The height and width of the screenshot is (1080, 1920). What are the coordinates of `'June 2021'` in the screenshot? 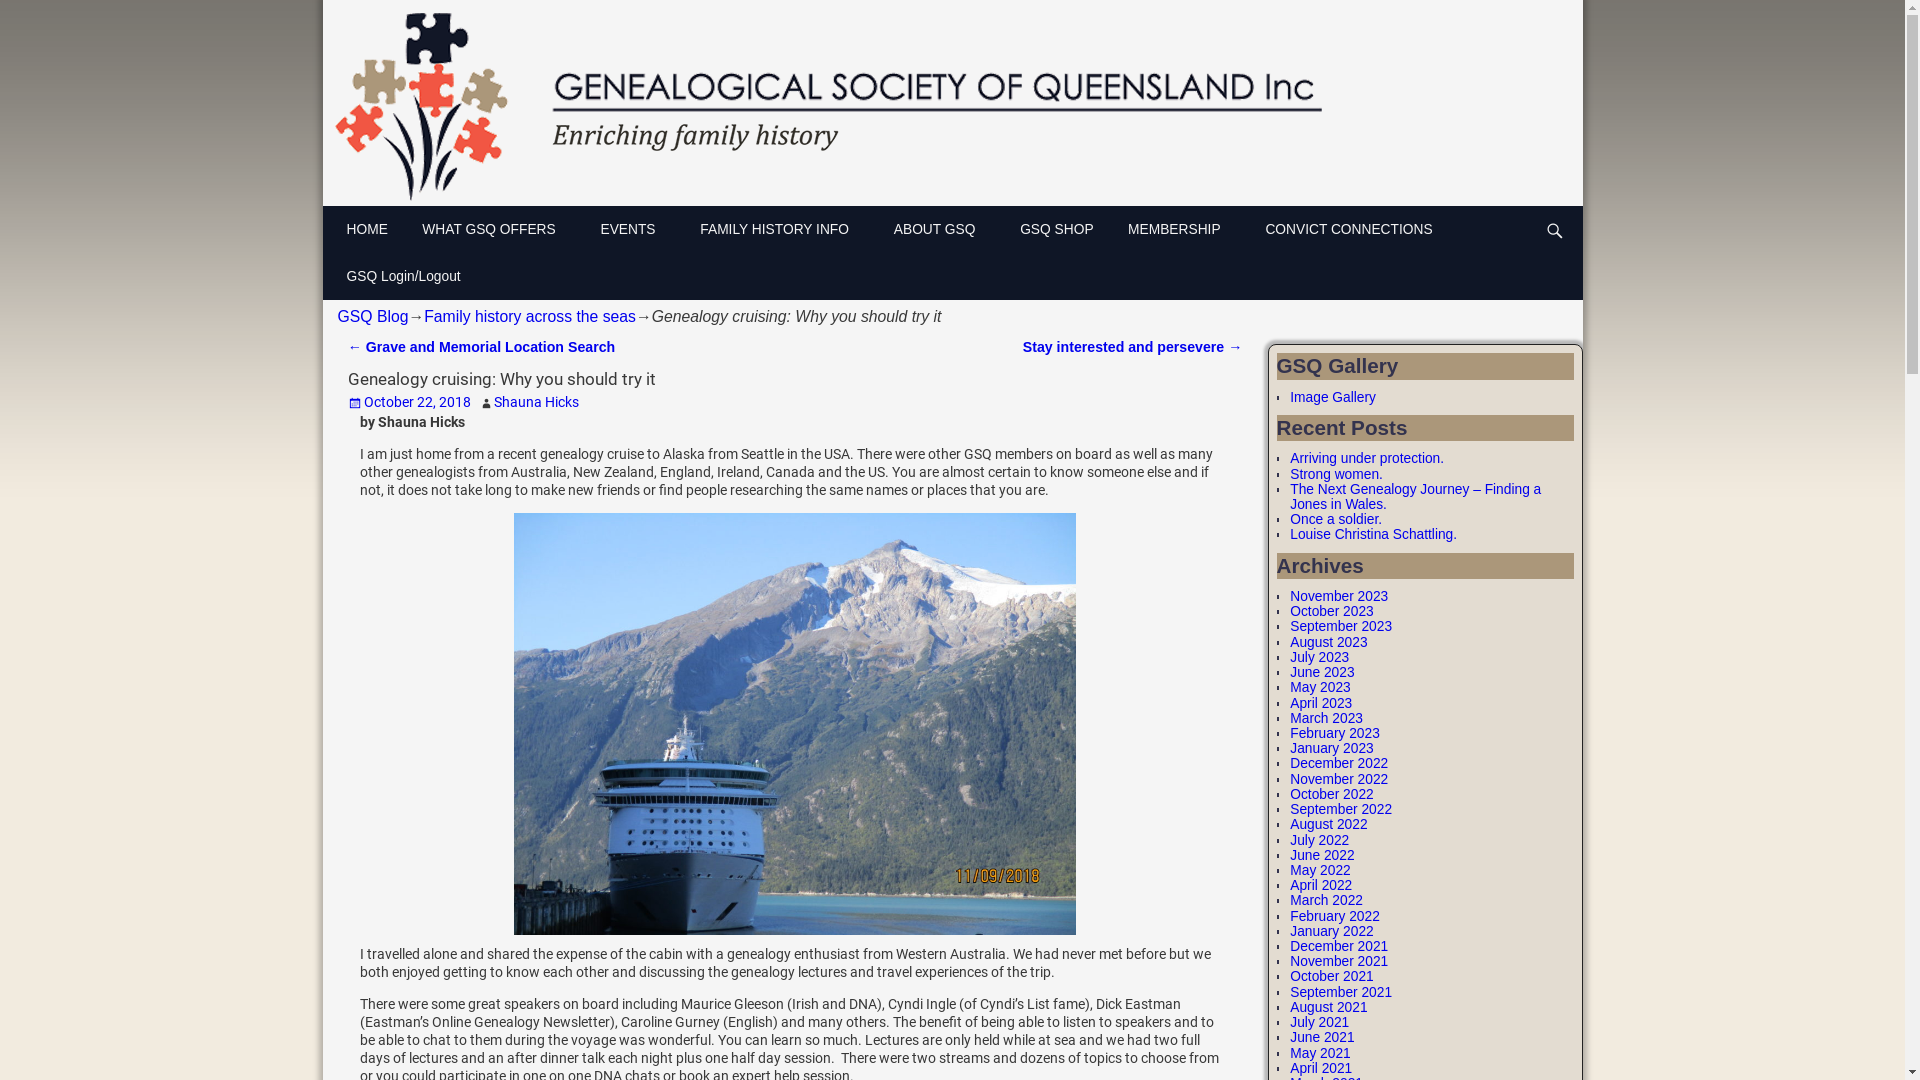 It's located at (1321, 1036).